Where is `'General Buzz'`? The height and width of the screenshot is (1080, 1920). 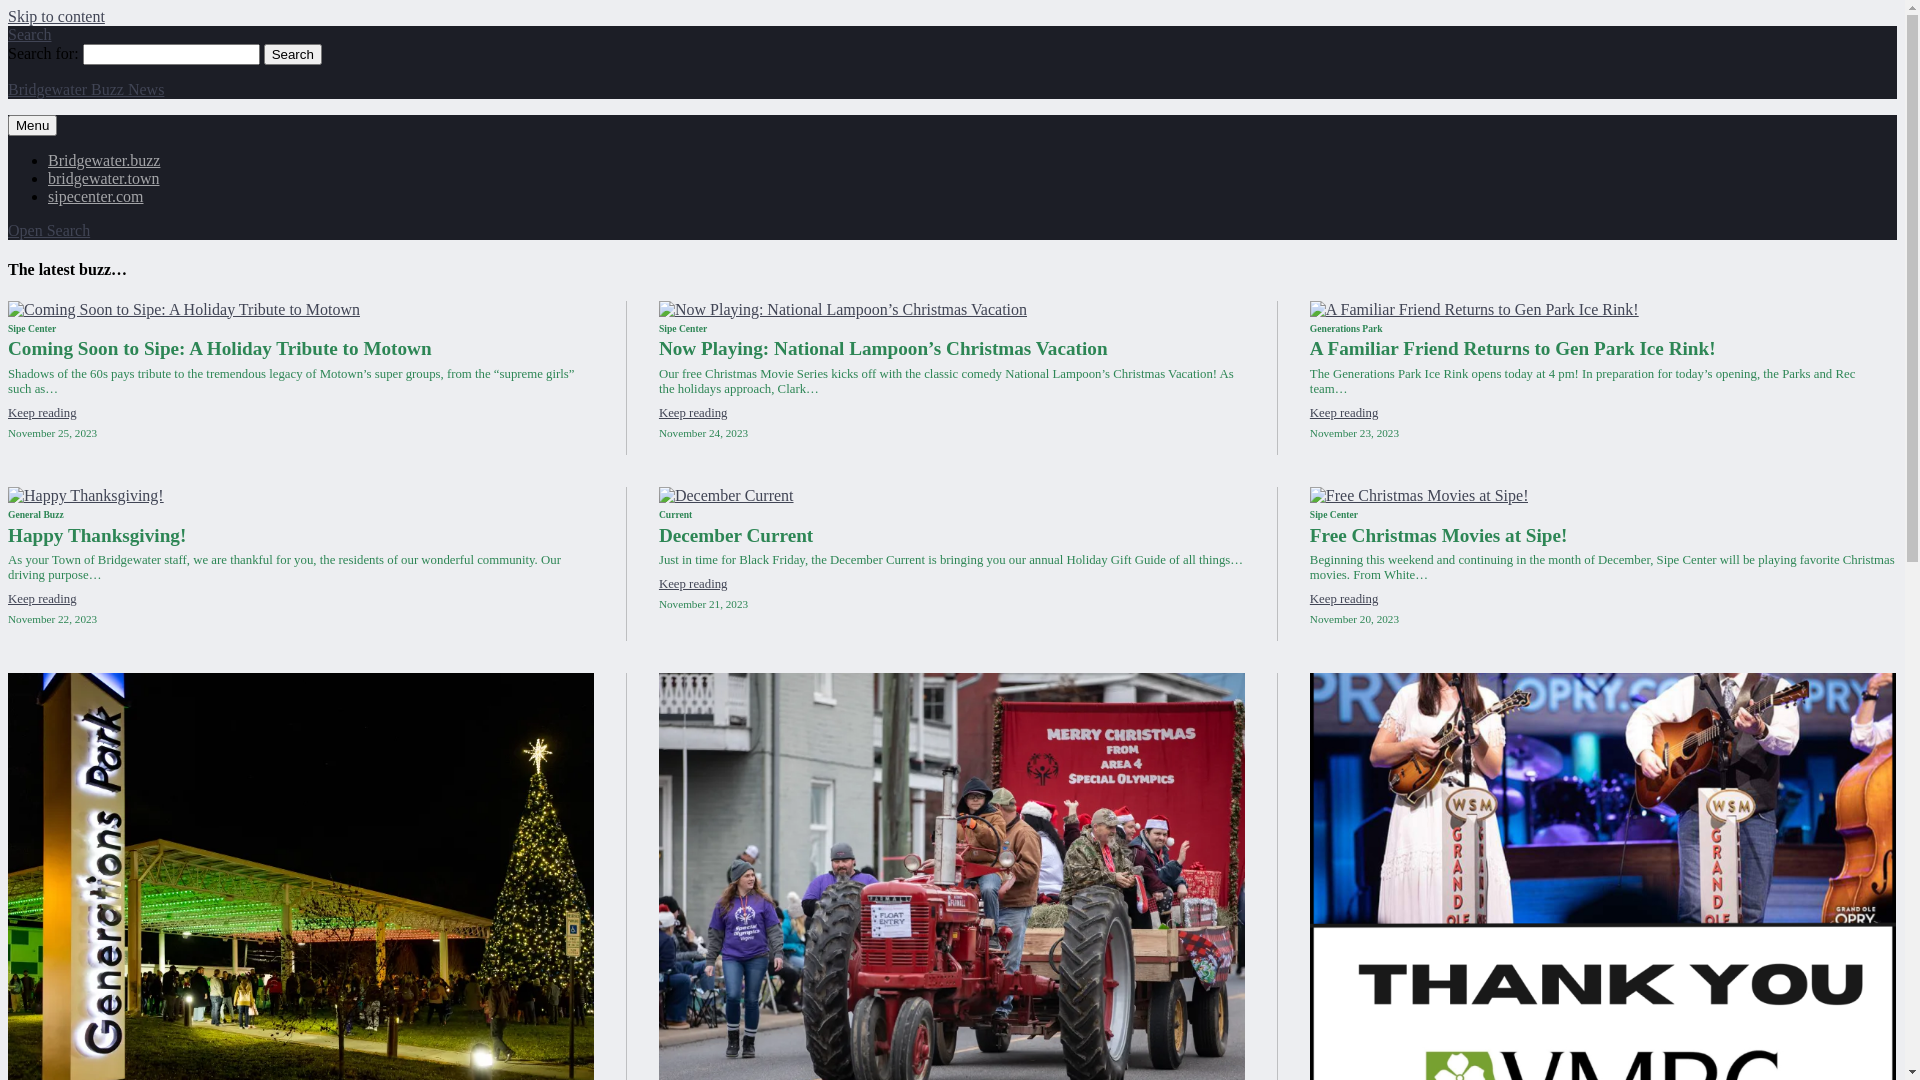
'General Buzz' is located at coordinates (35, 513).